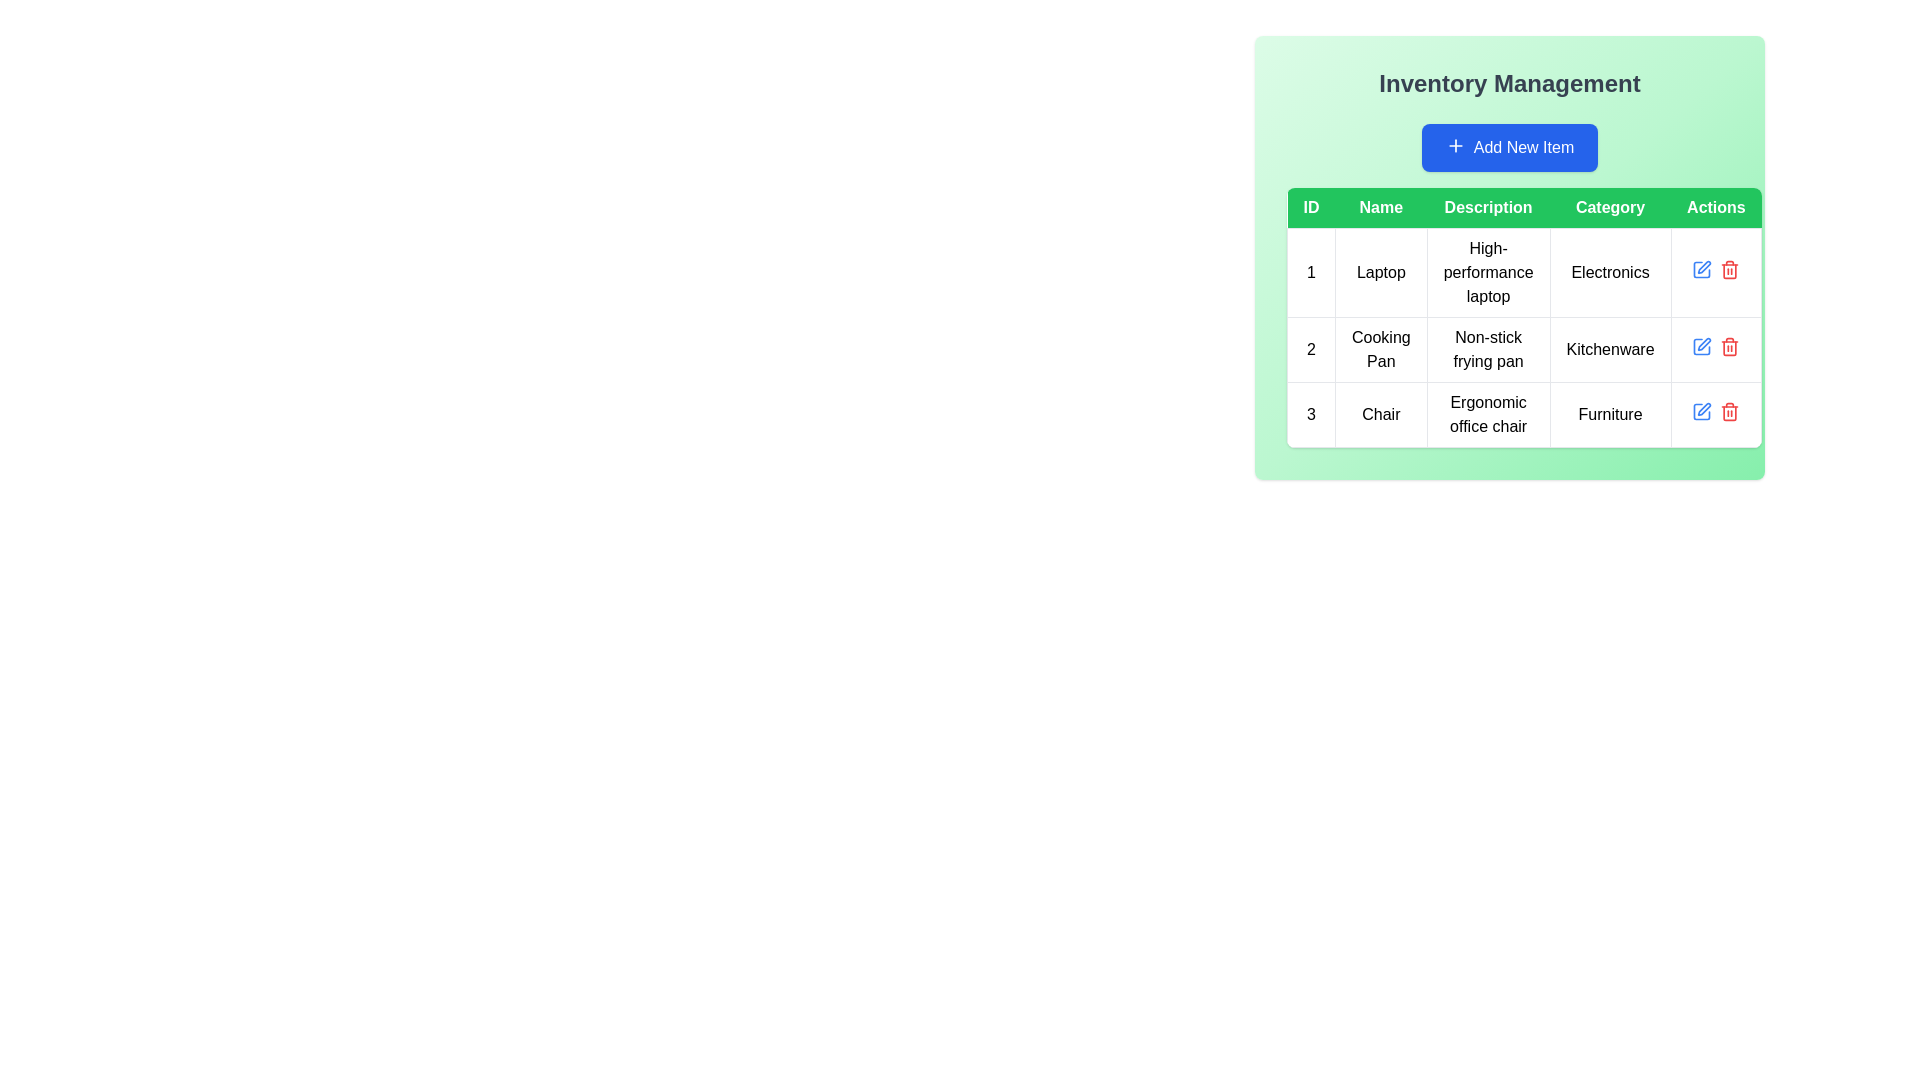  Describe the element at coordinates (1701, 410) in the screenshot. I see `the editing icon button, which resembles a square with a pen crossing diagonally, located in the 'Actions' column of the last row in the data table, to initiate editing` at that location.